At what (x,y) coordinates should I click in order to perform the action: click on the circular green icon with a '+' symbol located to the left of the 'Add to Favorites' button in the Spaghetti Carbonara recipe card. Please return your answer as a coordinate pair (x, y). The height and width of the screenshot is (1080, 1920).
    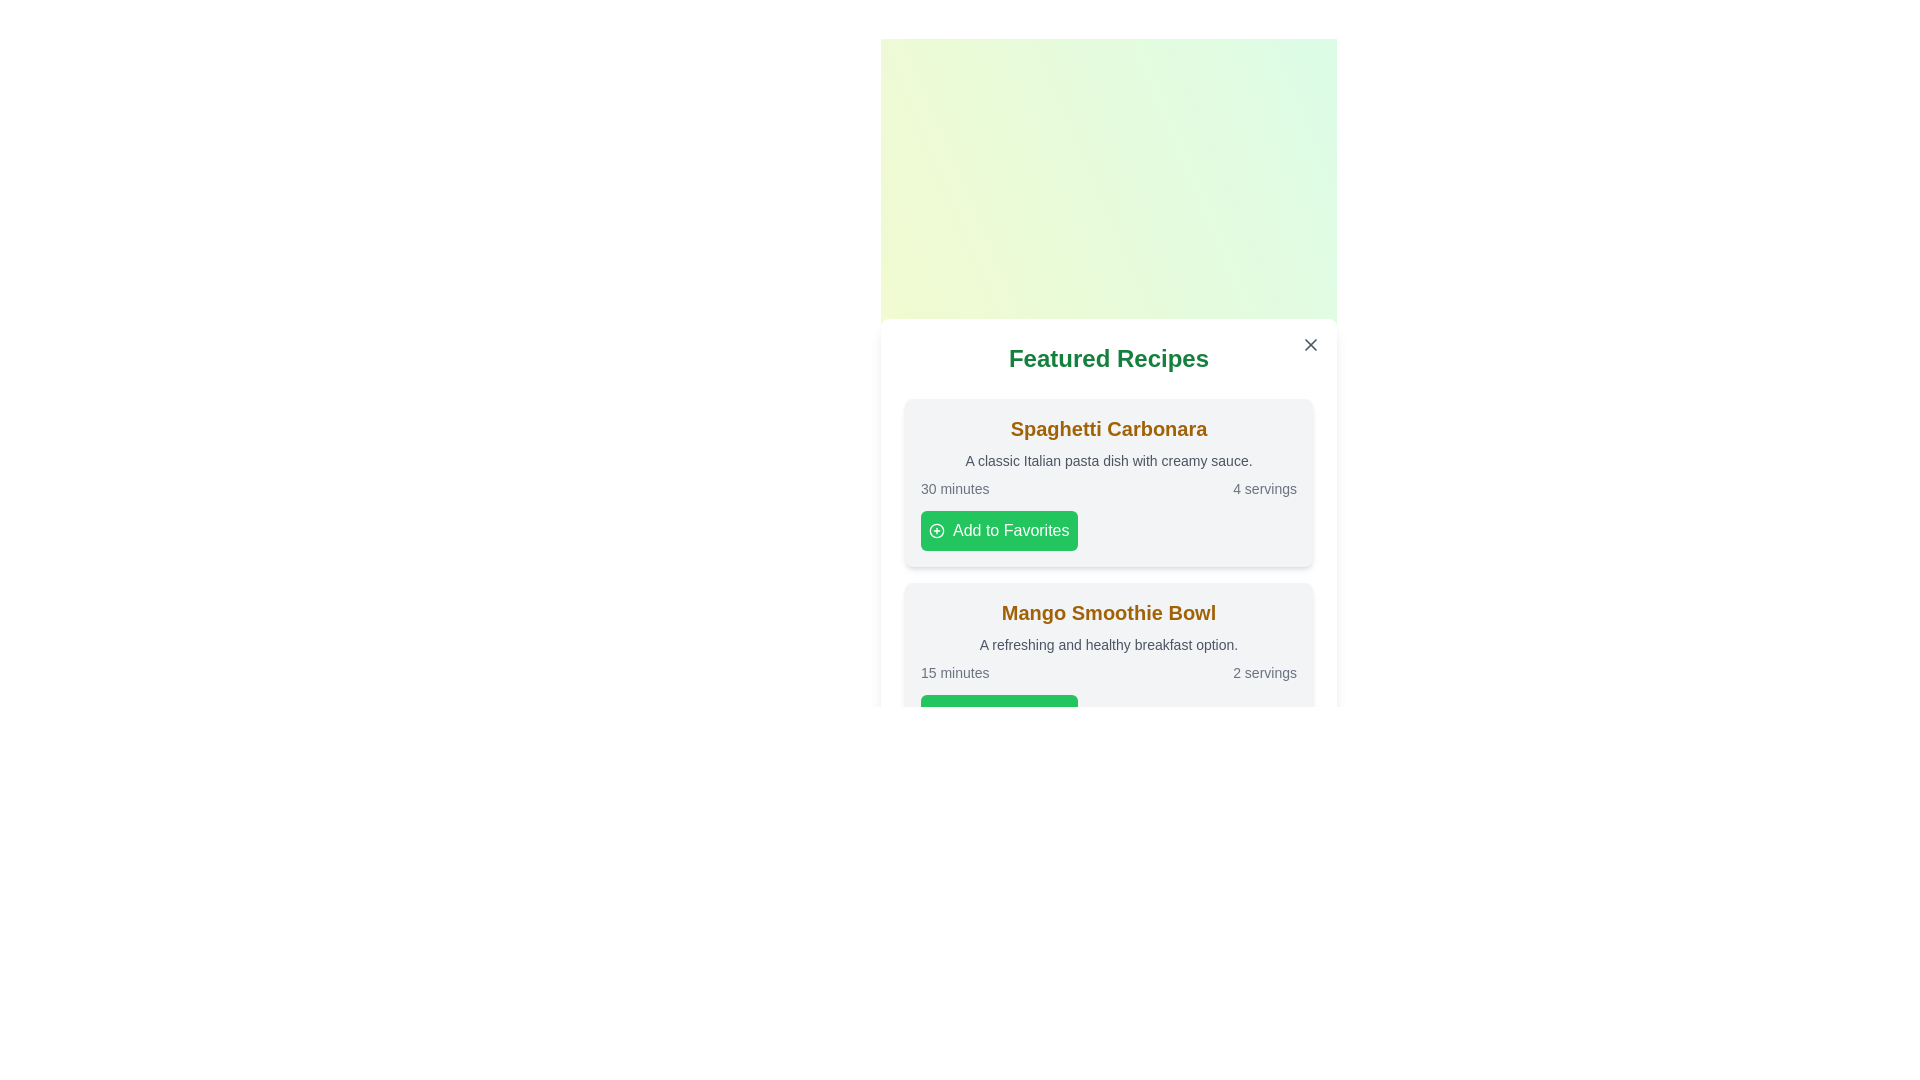
    Looking at the image, I should click on (935, 530).